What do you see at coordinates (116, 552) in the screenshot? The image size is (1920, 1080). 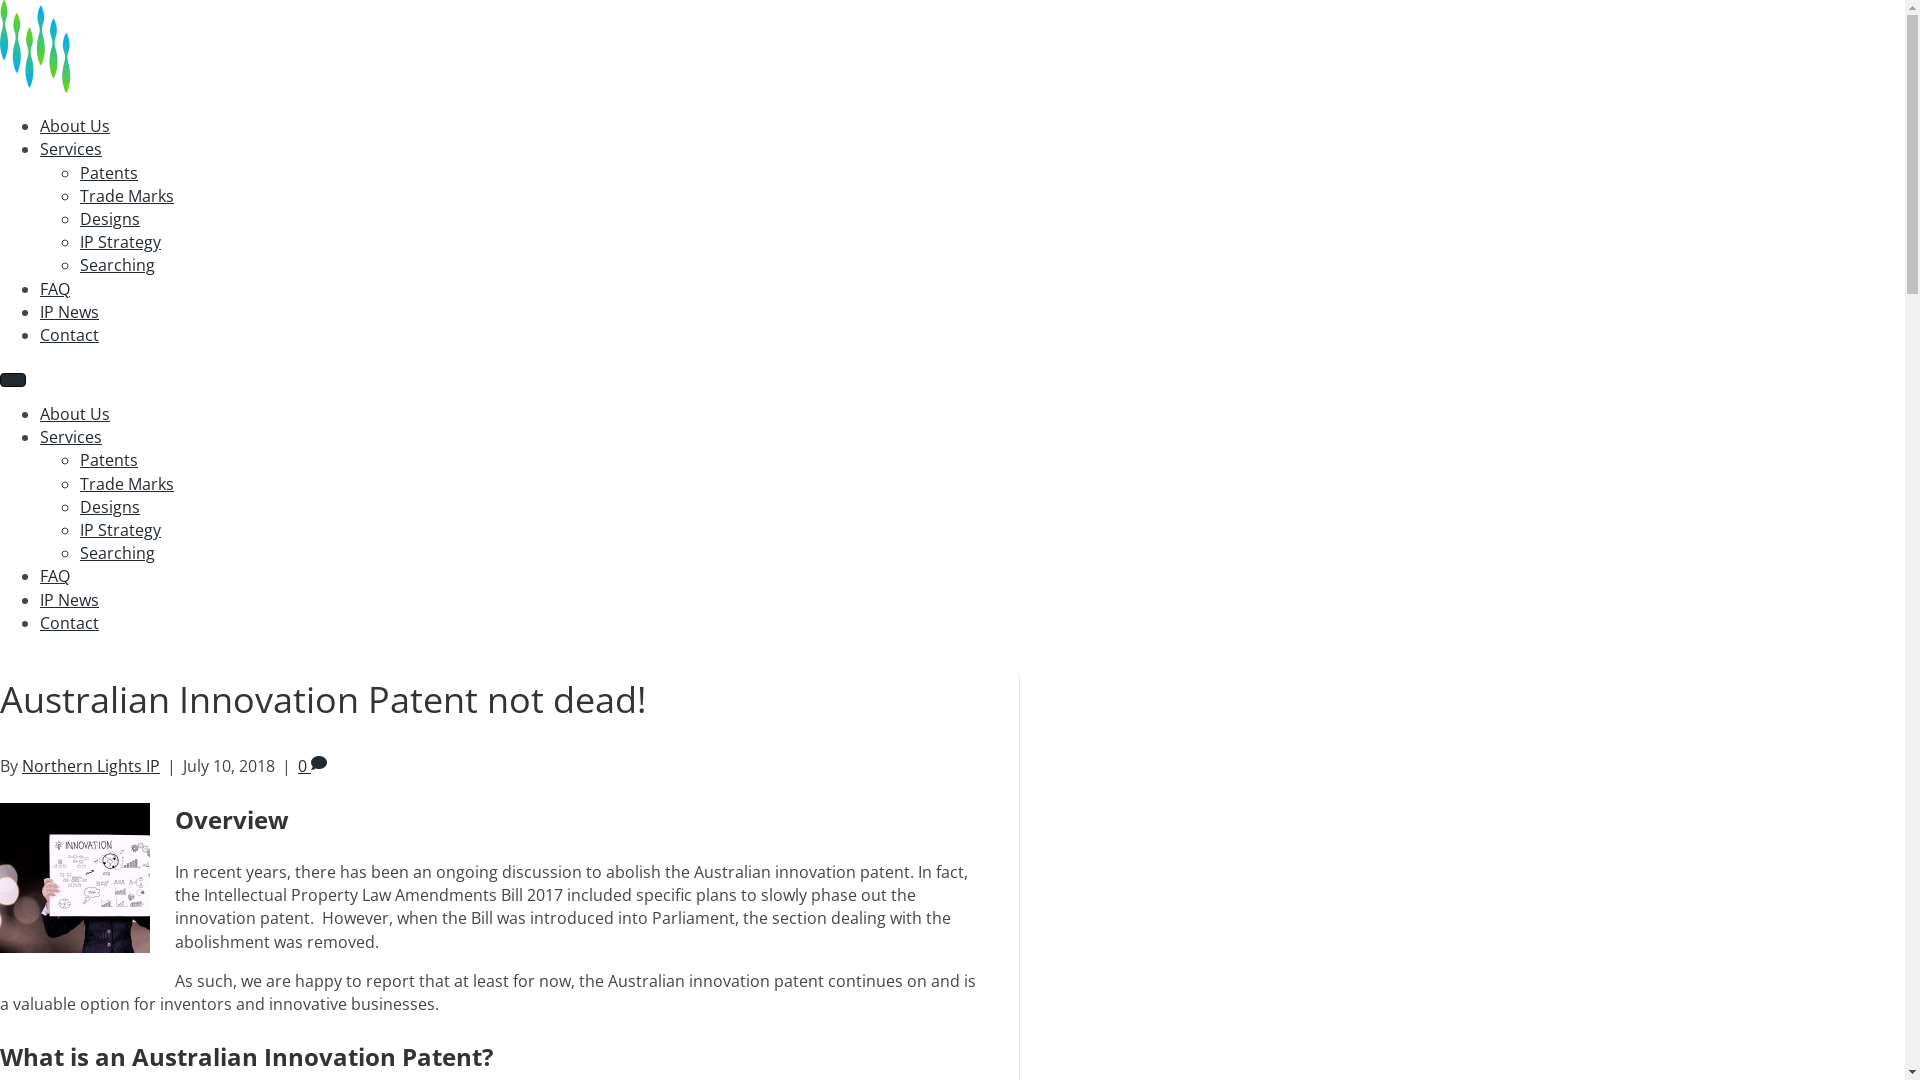 I see `'Searching'` at bounding box center [116, 552].